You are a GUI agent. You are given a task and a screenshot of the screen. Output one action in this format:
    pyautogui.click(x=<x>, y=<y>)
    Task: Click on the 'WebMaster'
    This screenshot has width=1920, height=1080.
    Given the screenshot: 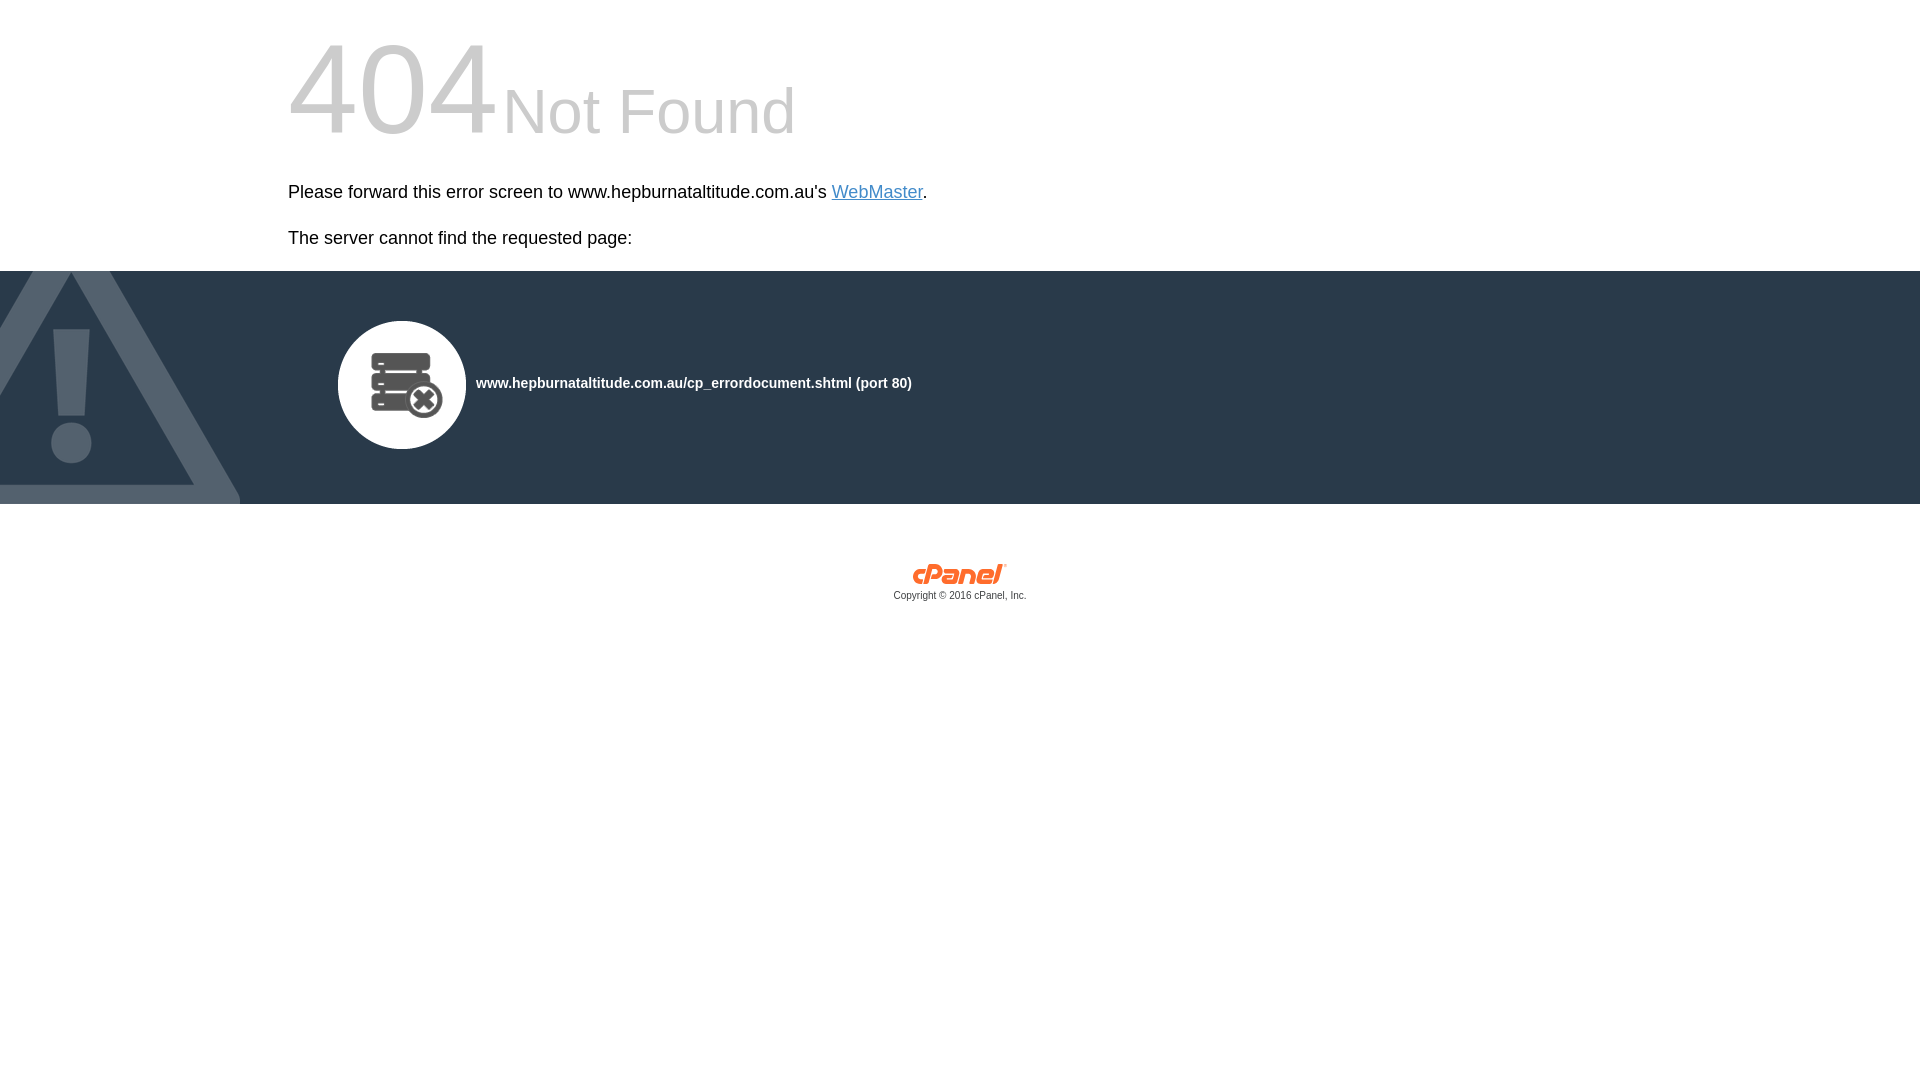 What is the action you would take?
    pyautogui.click(x=831, y=192)
    